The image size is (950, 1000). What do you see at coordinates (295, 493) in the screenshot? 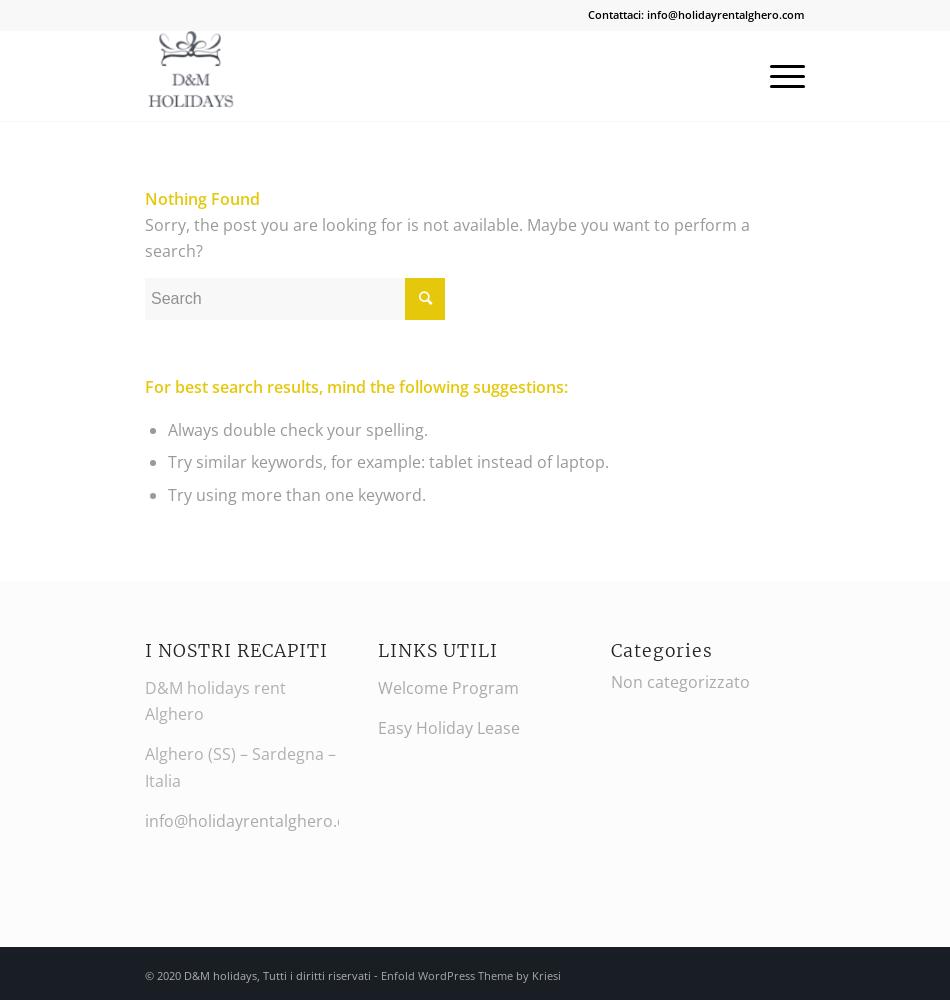
I see `'Try using more than one keyword.'` at bounding box center [295, 493].